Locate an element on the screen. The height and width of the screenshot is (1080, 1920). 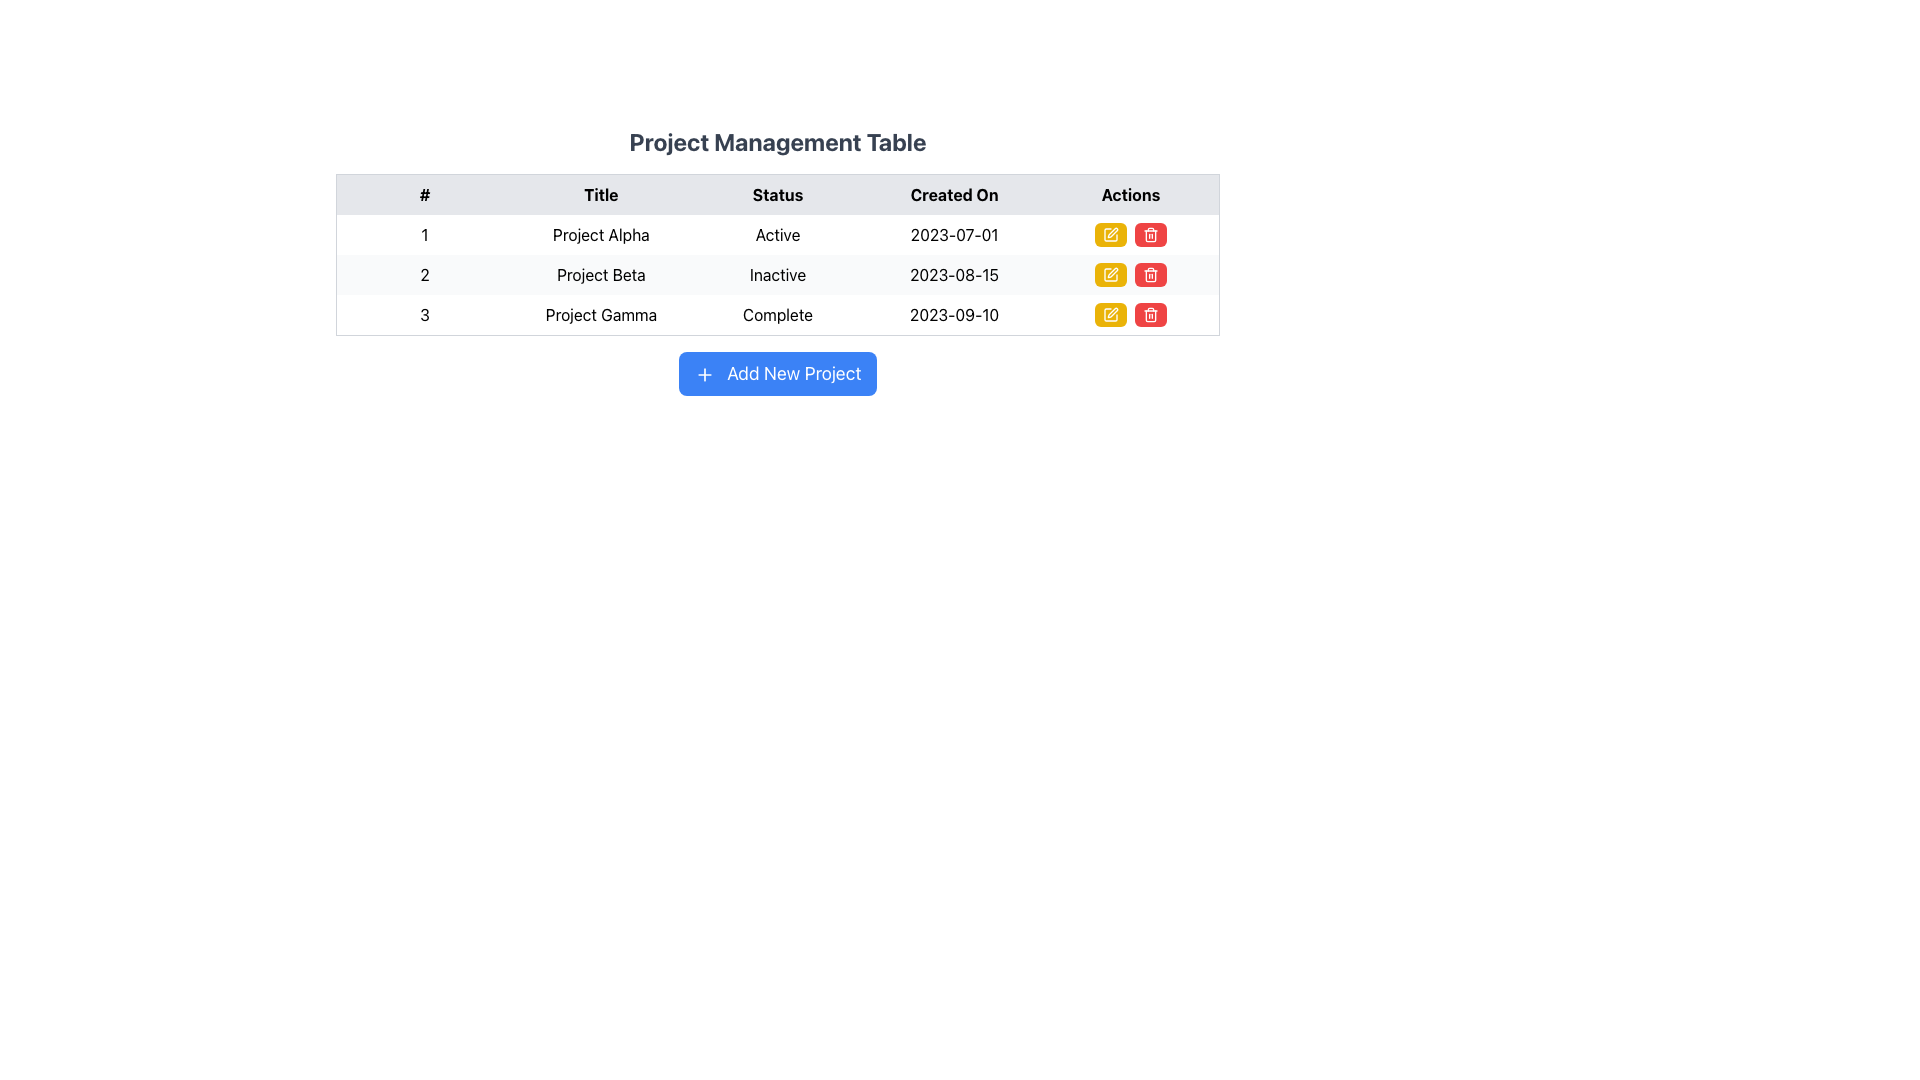
the left yellow edit button in the action buttons group located in the 'Actions' column of the first row under the 'Project Management Table' for 'Project Alpha' is located at coordinates (1130, 234).